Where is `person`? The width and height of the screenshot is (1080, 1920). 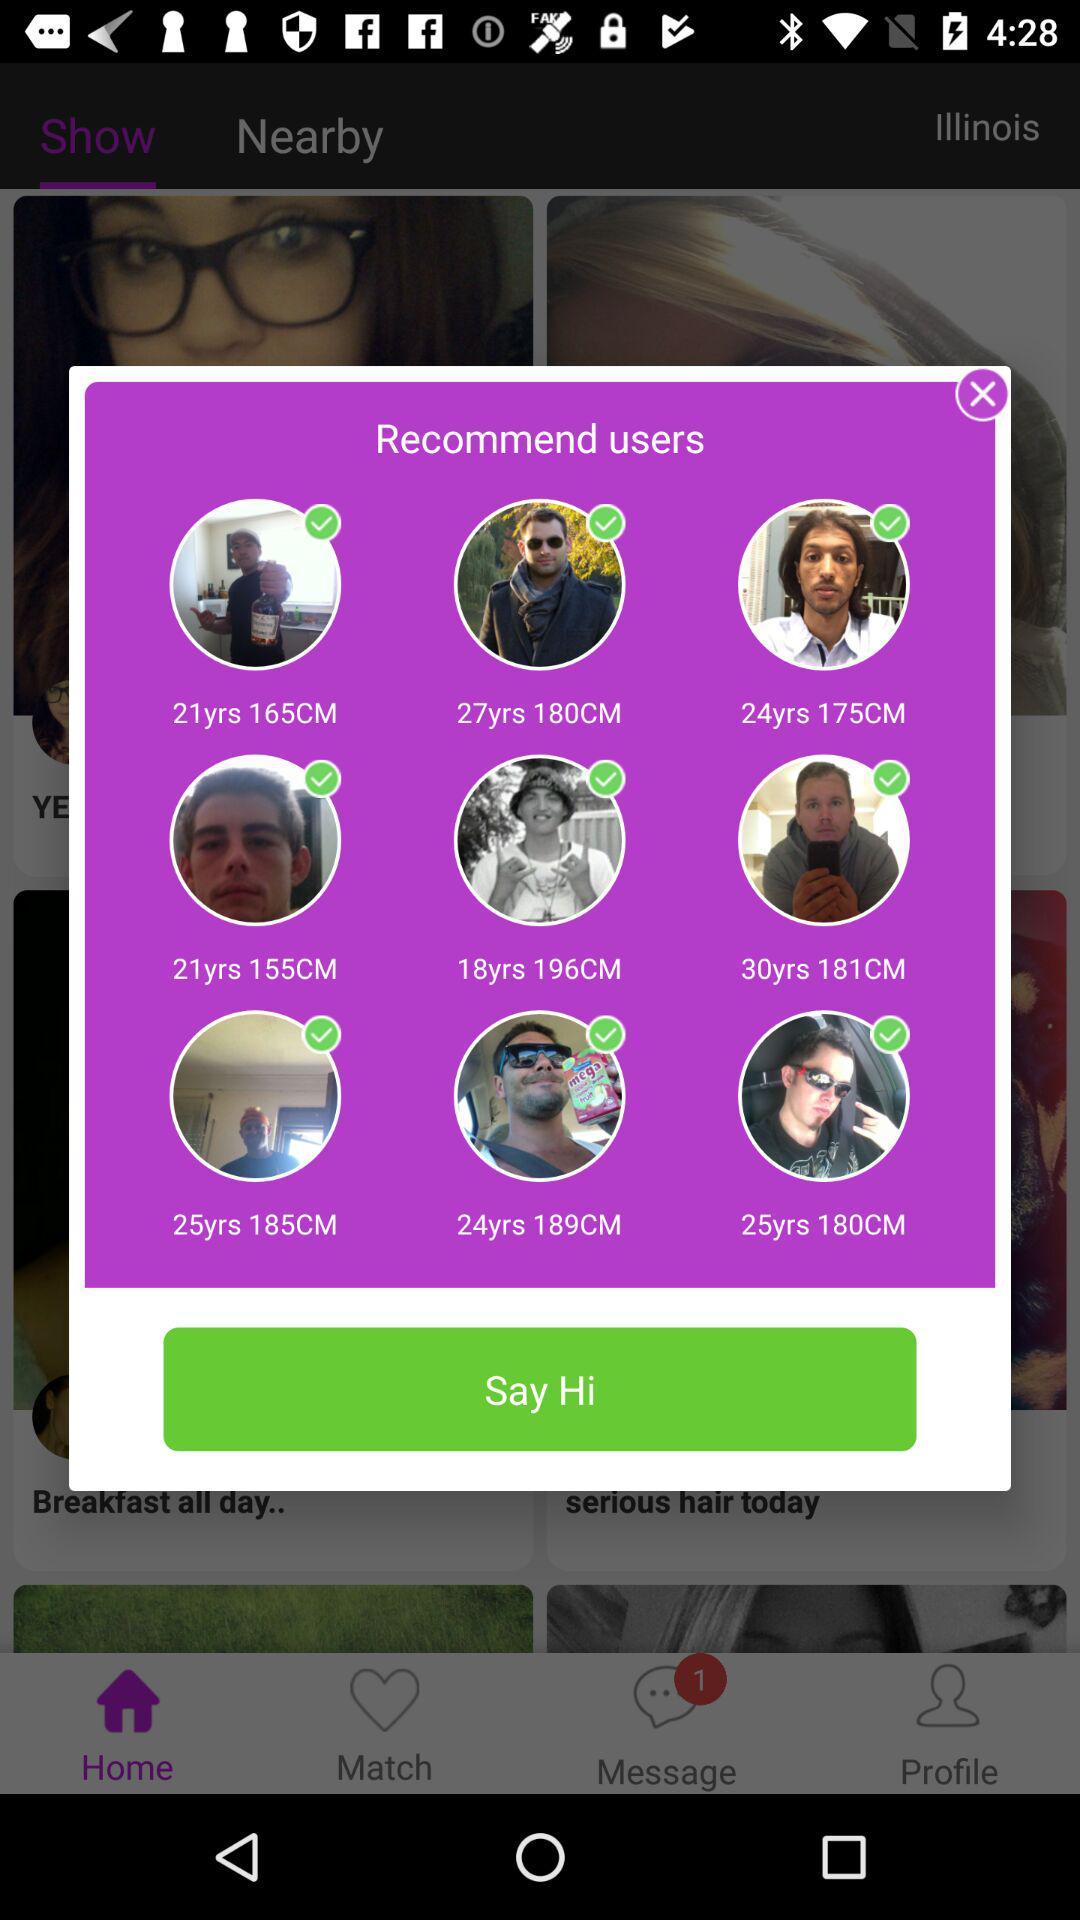
person is located at coordinates (320, 778).